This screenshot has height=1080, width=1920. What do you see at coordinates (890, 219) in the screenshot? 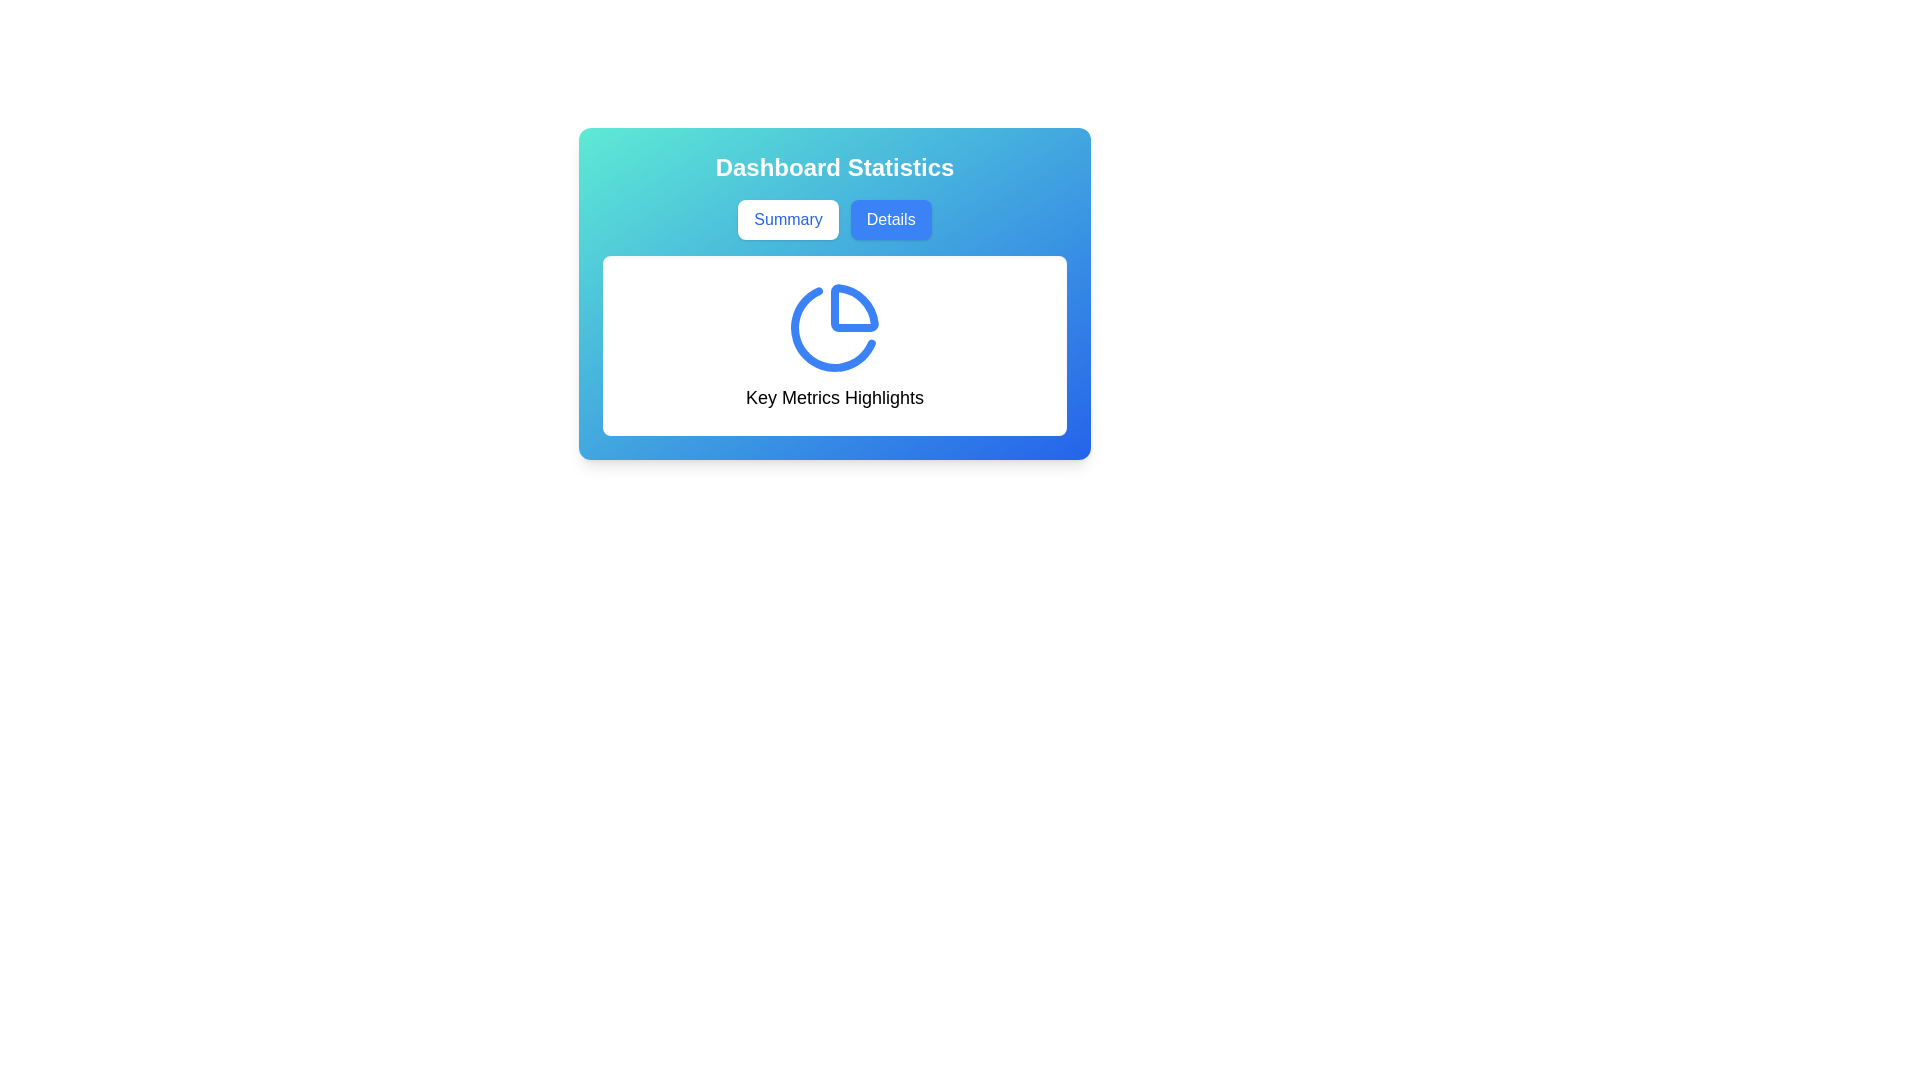
I see `the 'Details' button, which is a rectangular button with rounded corners, a vibrant blue background, and white centrally aligned text, to trigger a visual response` at bounding box center [890, 219].